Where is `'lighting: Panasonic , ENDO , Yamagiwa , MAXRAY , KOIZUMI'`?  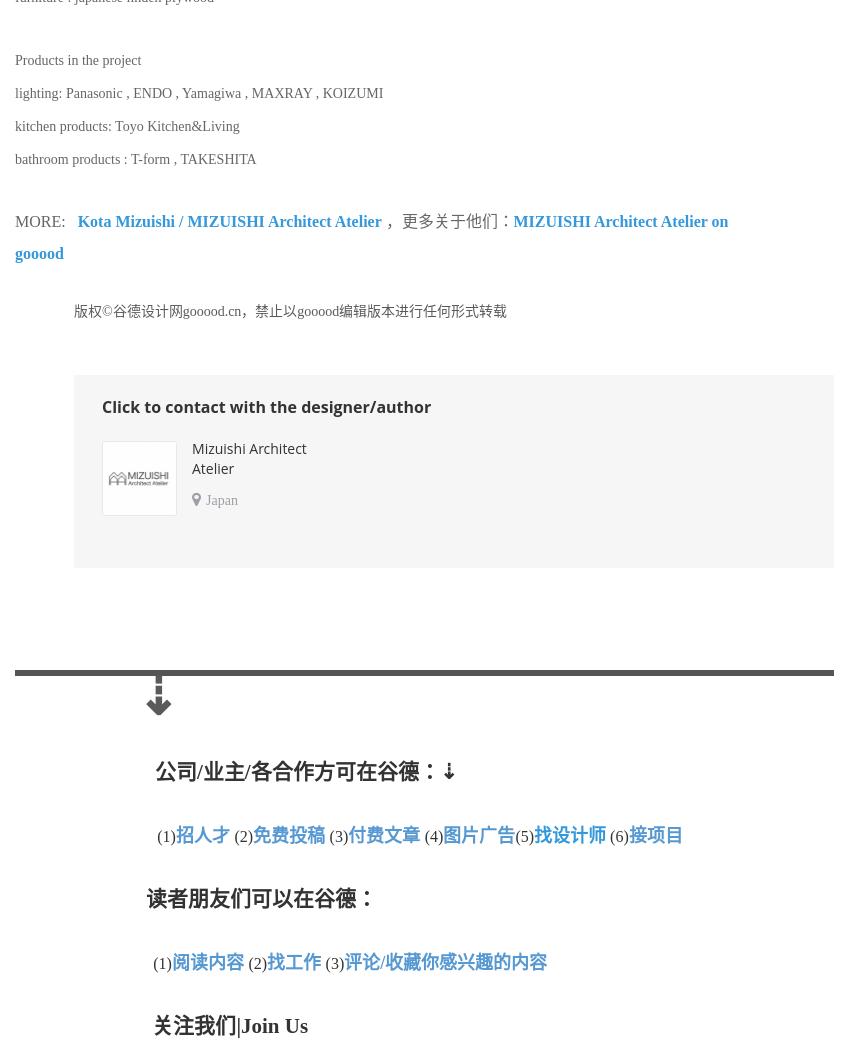
'lighting: Panasonic , ENDO , Yamagiwa , MAXRAY , KOIZUMI' is located at coordinates (198, 91).